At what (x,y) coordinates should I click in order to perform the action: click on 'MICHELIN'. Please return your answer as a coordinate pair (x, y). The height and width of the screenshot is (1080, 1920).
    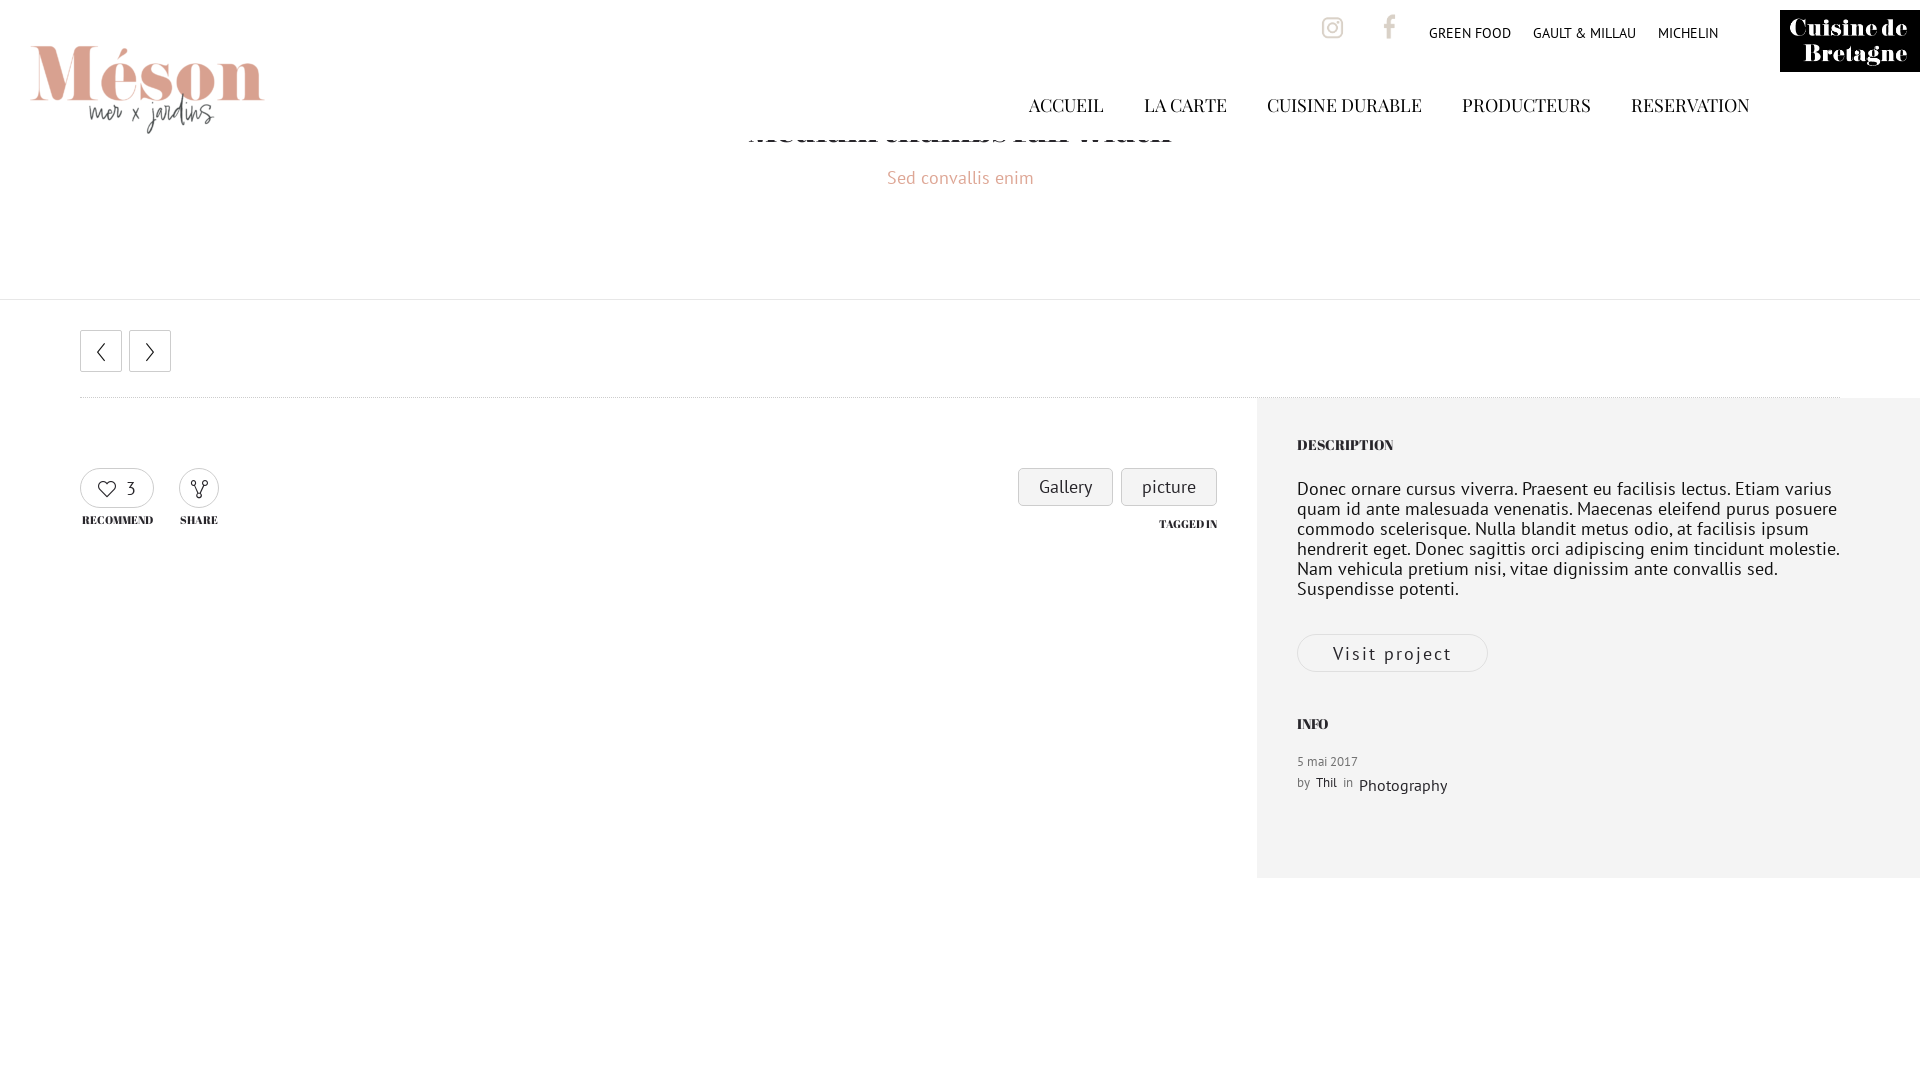
    Looking at the image, I should click on (1687, 33).